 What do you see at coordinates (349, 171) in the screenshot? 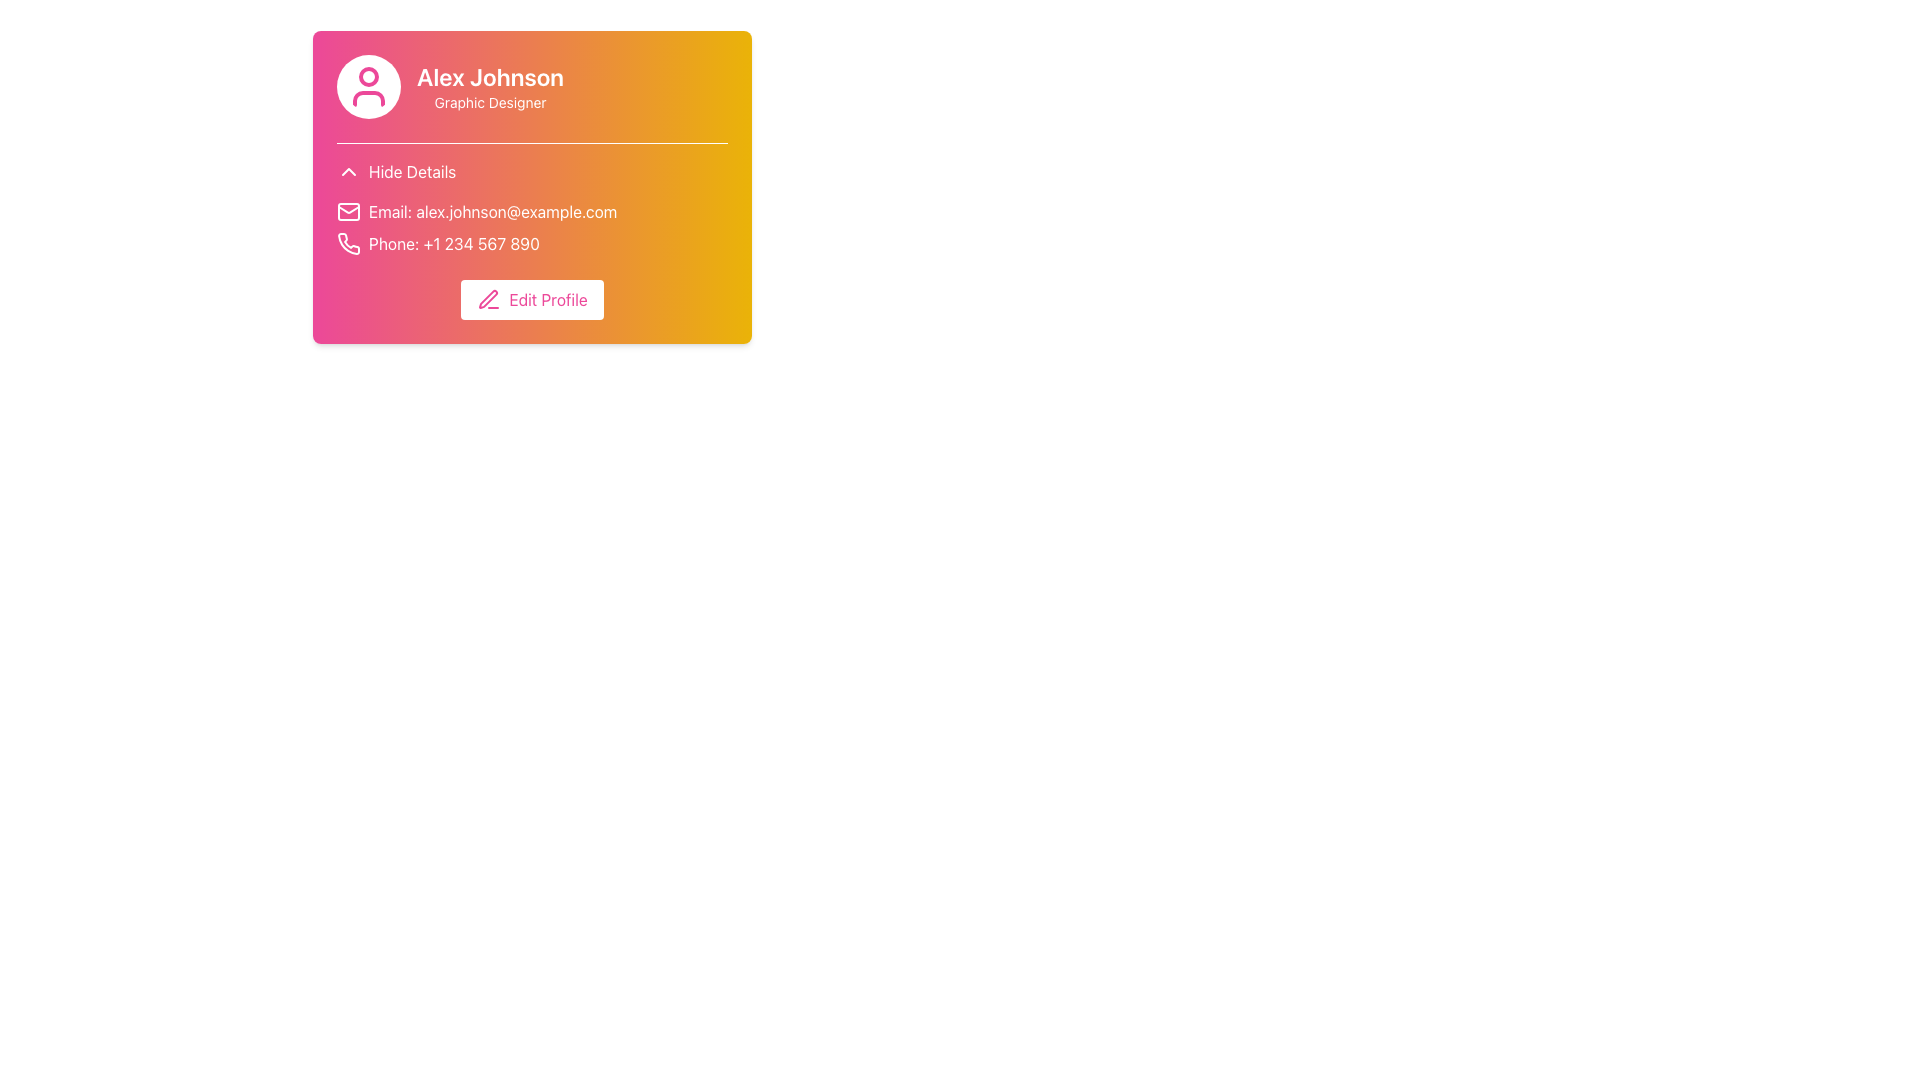
I see `the 'Hide Details' icon located to the left of the text` at bounding box center [349, 171].